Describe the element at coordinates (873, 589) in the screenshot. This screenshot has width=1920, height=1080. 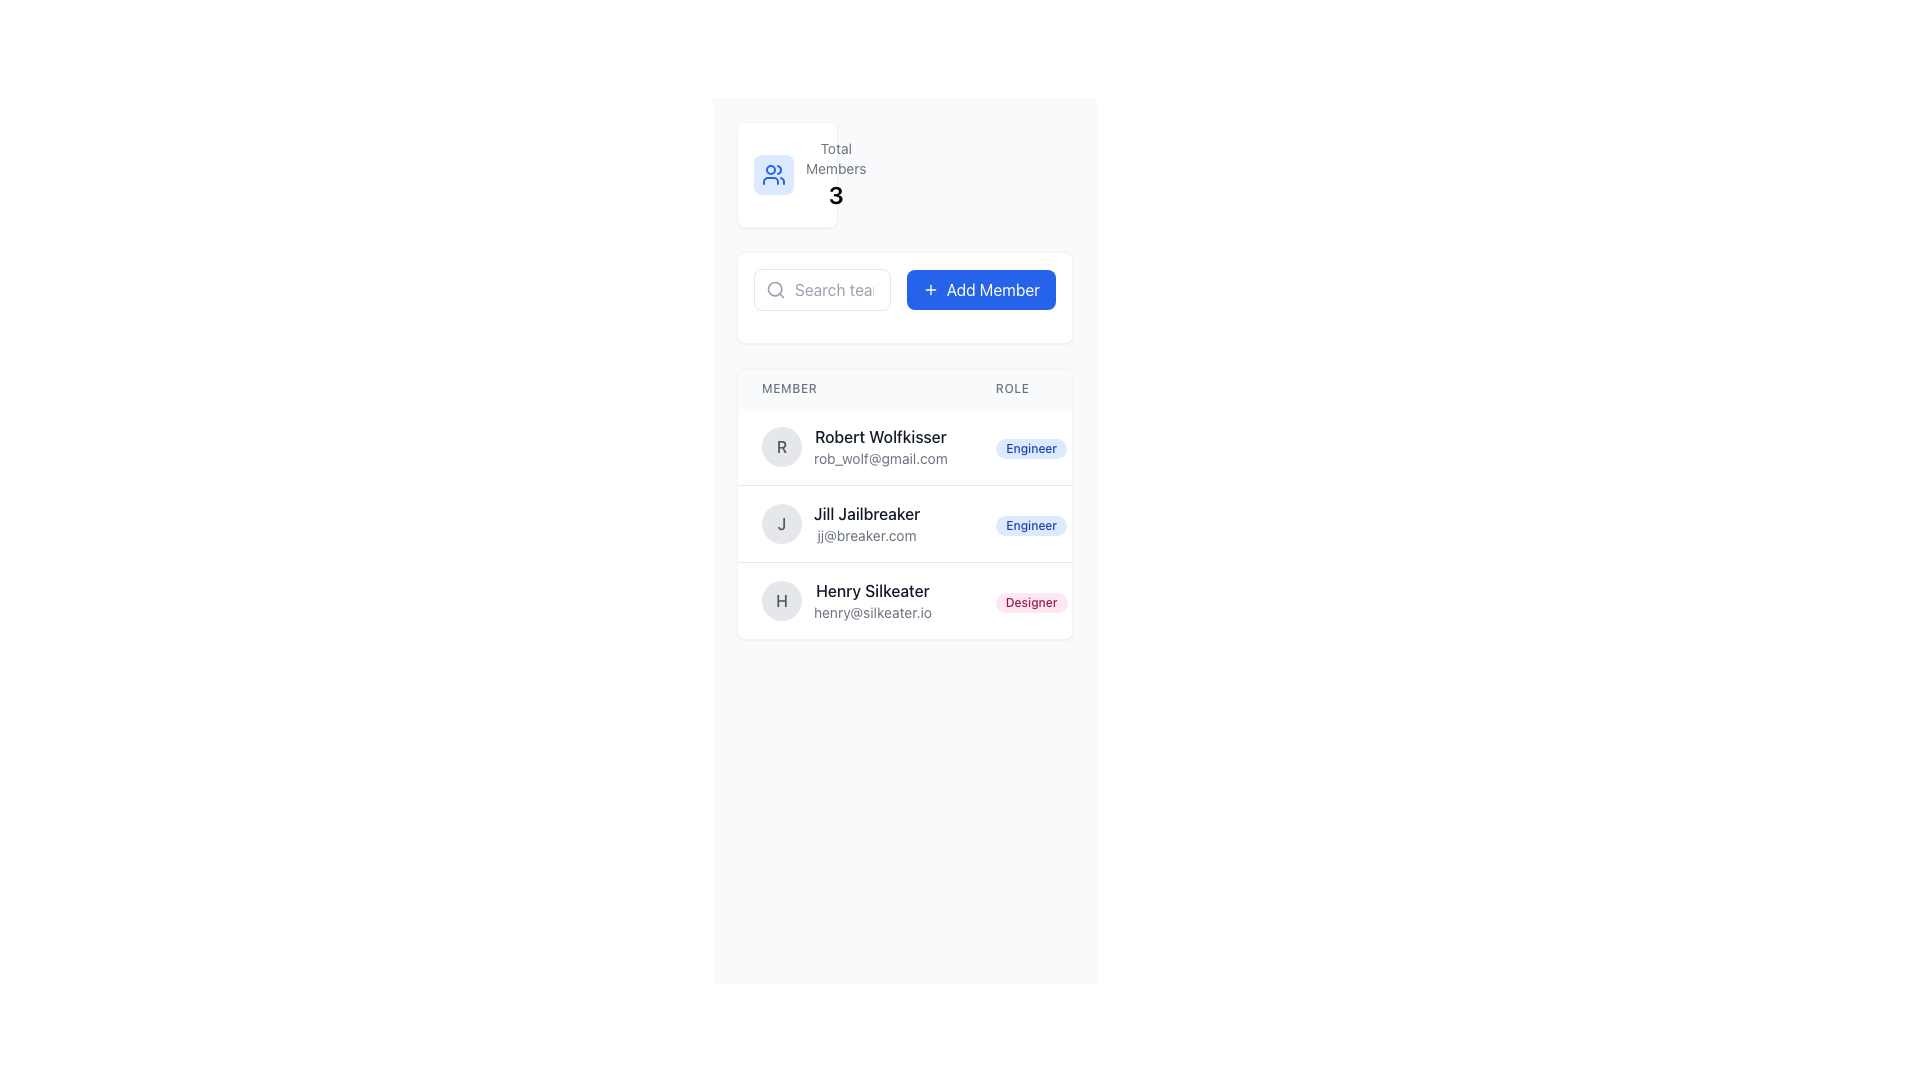
I see `the non-interactive text label presenting the name of a member in the third row of the Member listing, located under the 'Member' column header` at that location.